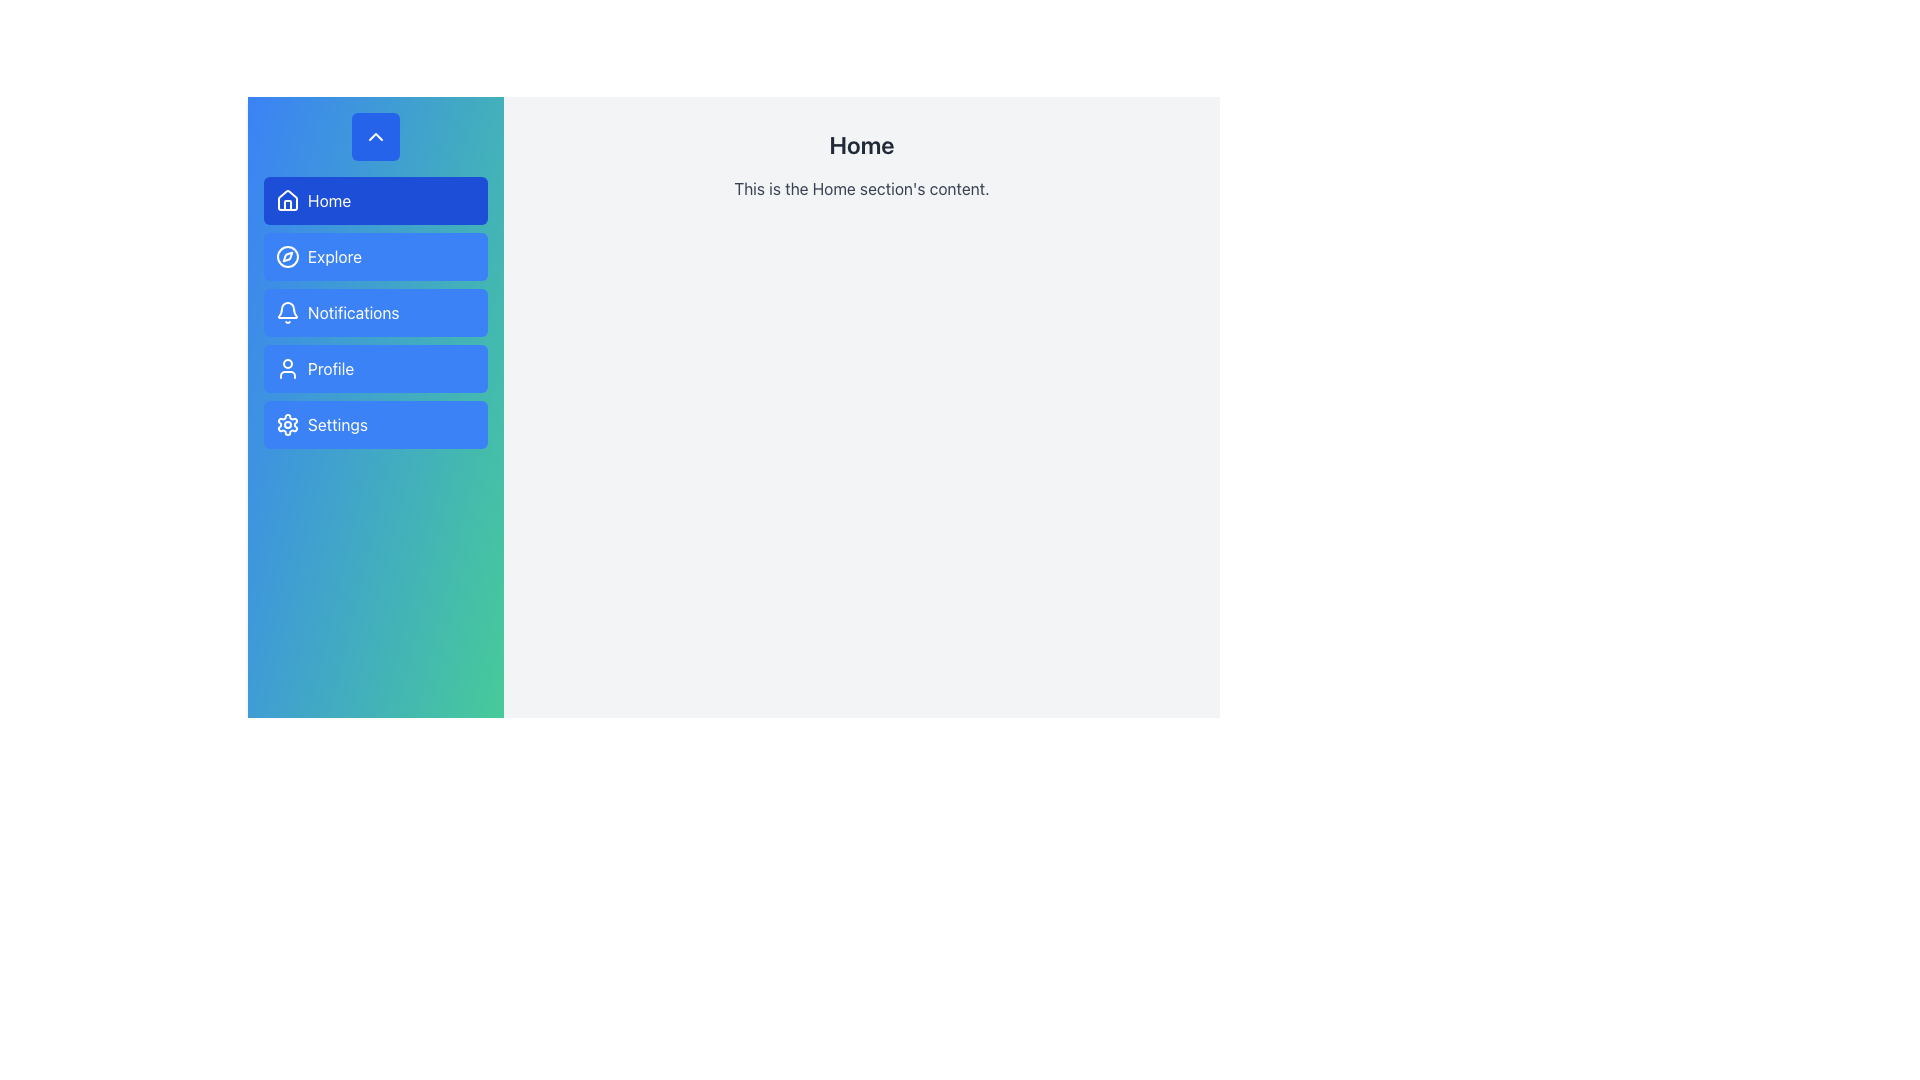 The height and width of the screenshot is (1080, 1920). What do you see at coordinates (335, 256) in the screenshot?
I see `the 'Explore' text label which indicates the purpose of the button for navigating to the 'Explore' section of the application` at bounding box center [335, 256].